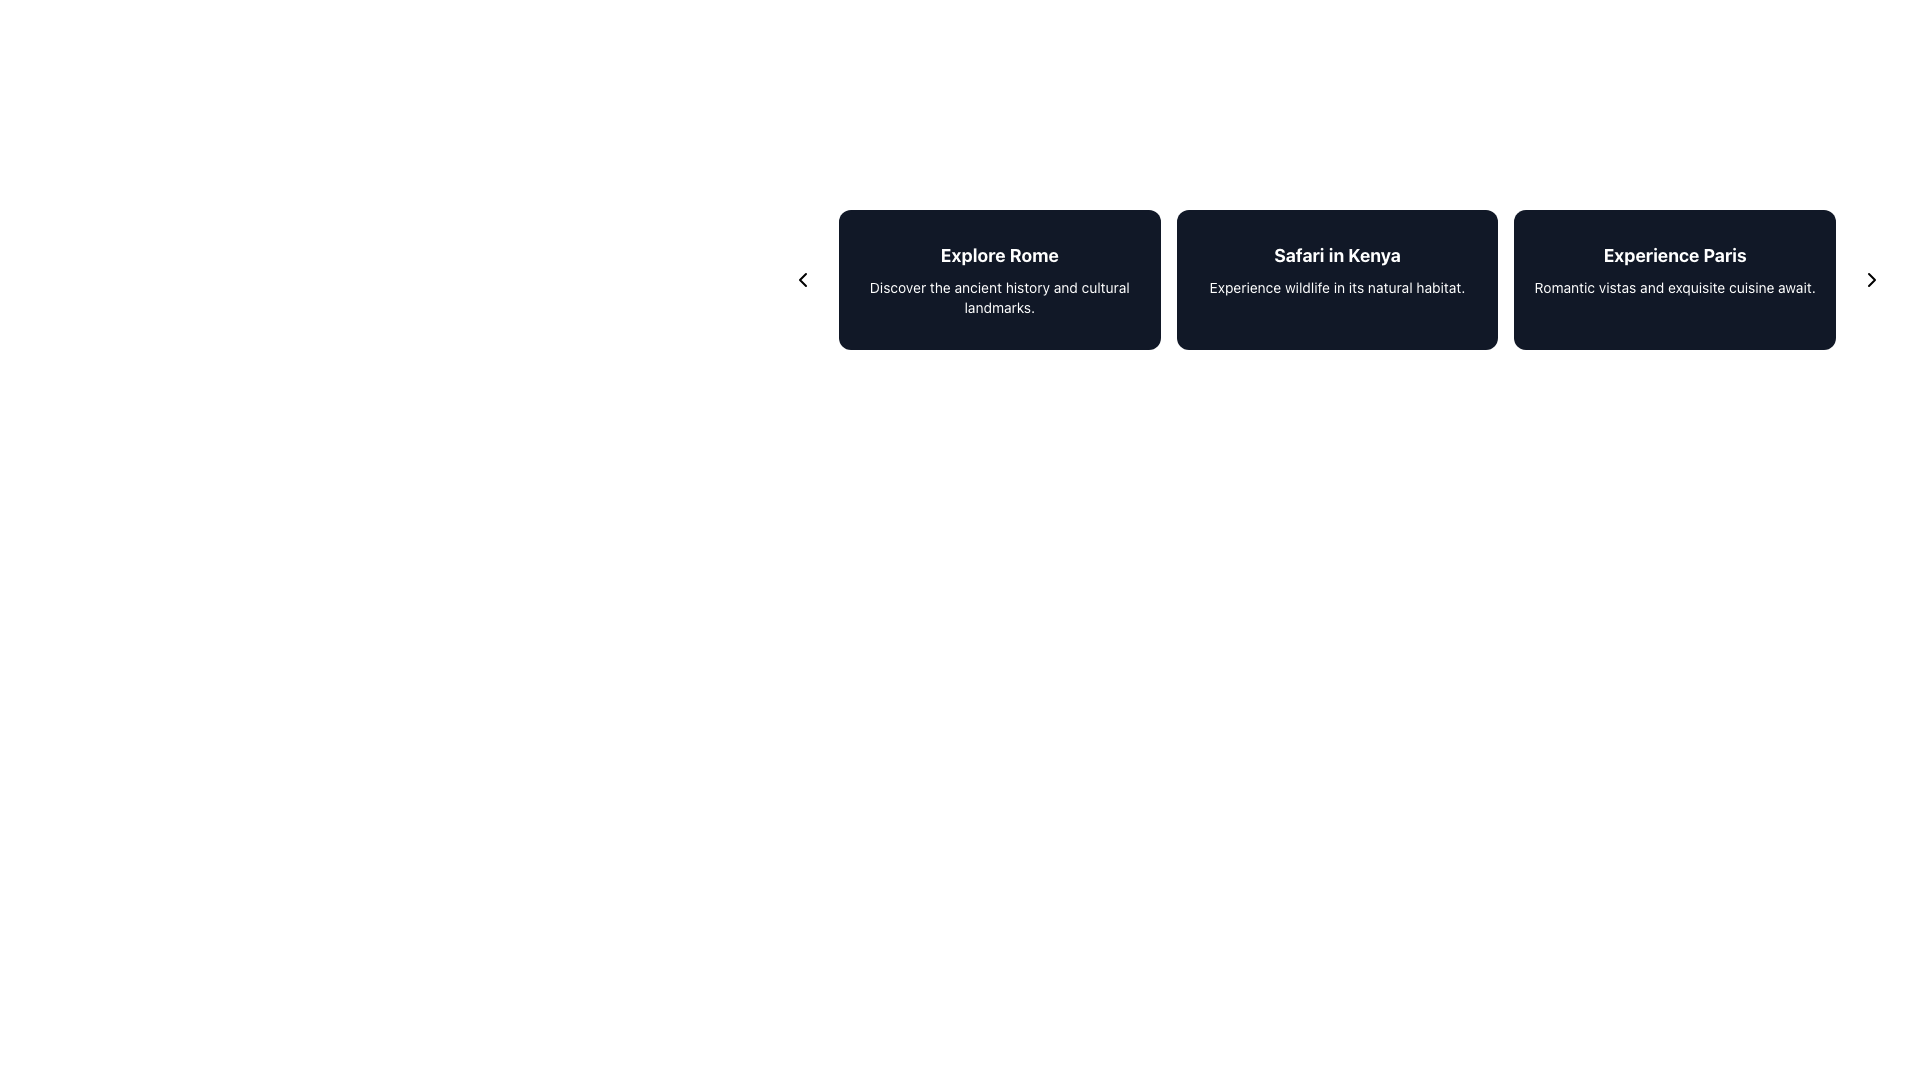 The image size is (1920, 1080). Describe the element at coordinates (999, 297) in the screenshot. I see `descriptive text label located directly beneath the 'Explore Rome' title, which provides additional information about the content` at that location.